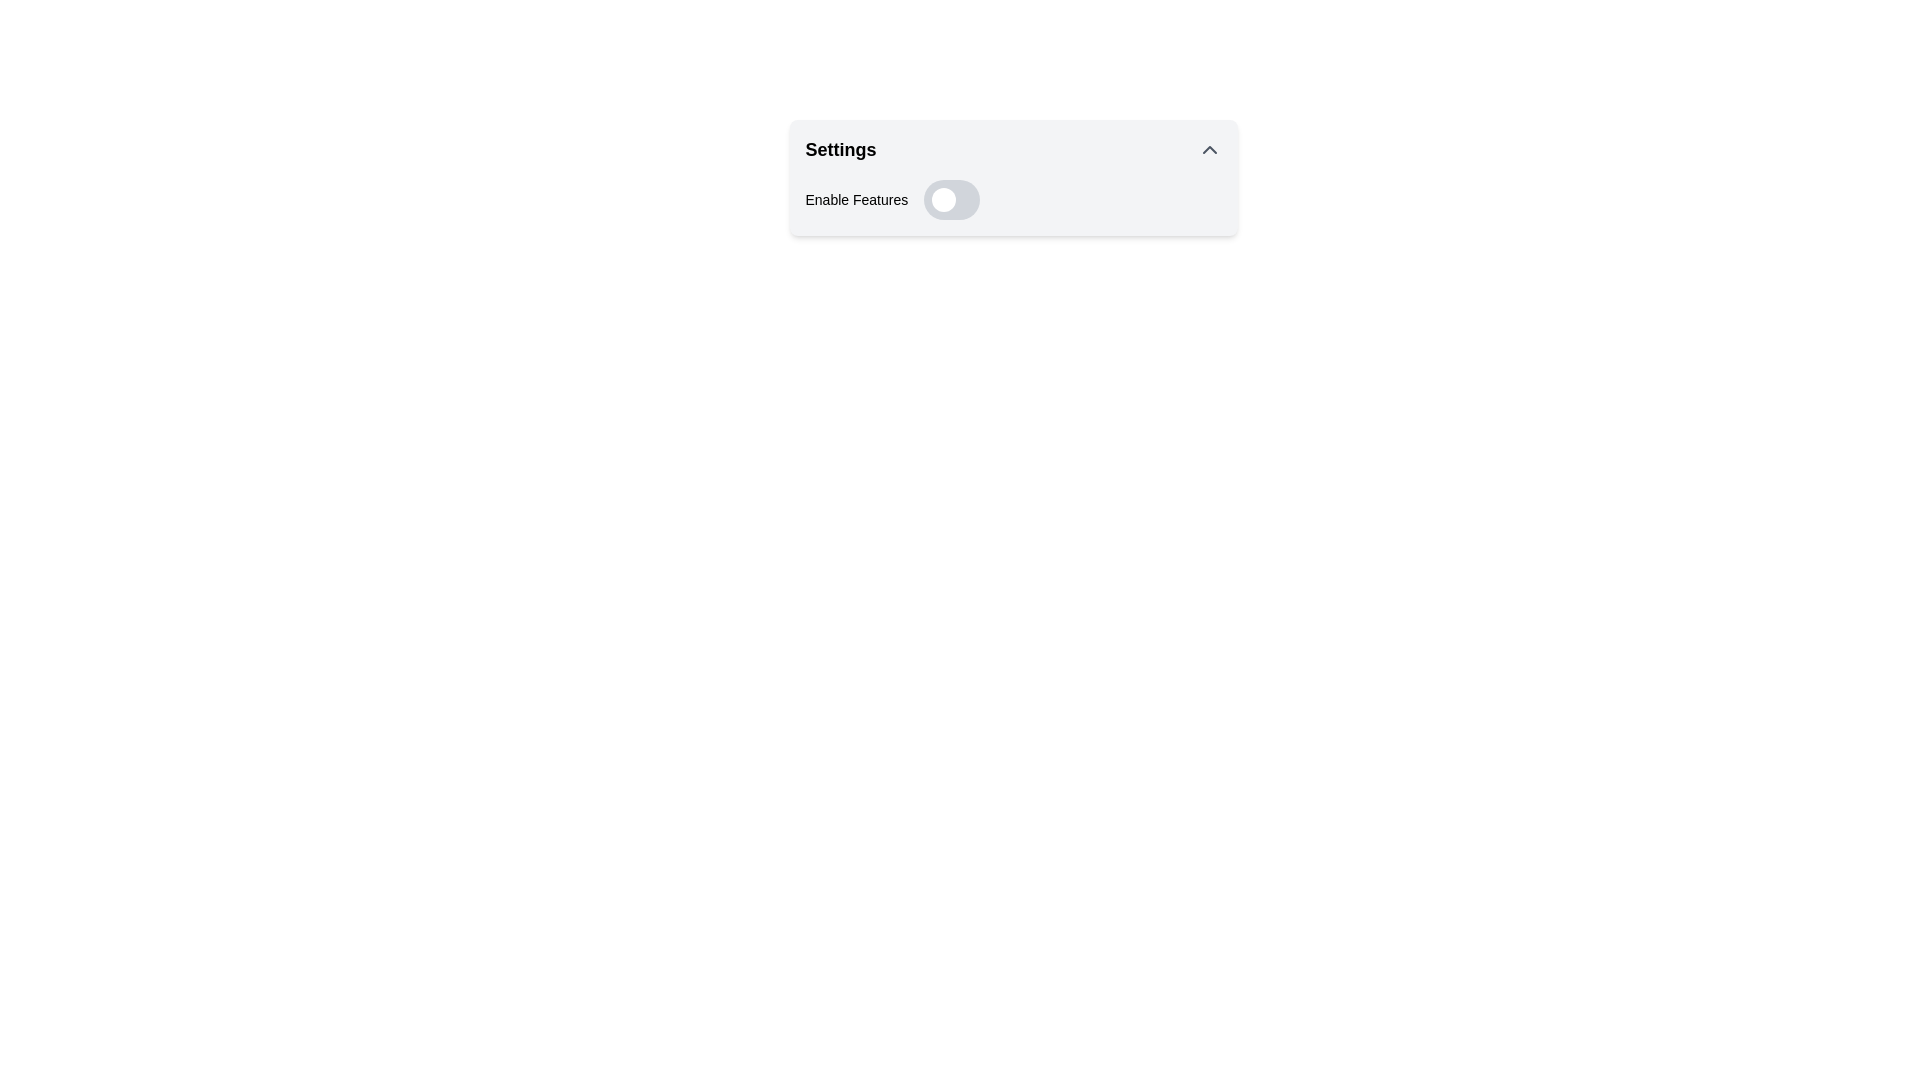 The image size is (1920, 1080). What do you see at coordinates (856, 200) in the screenshot?
I see `the text label that provides context for the adjacent switch toggle, located in the top-left quadrant of the settings panel` at bounding box center [856, 200].